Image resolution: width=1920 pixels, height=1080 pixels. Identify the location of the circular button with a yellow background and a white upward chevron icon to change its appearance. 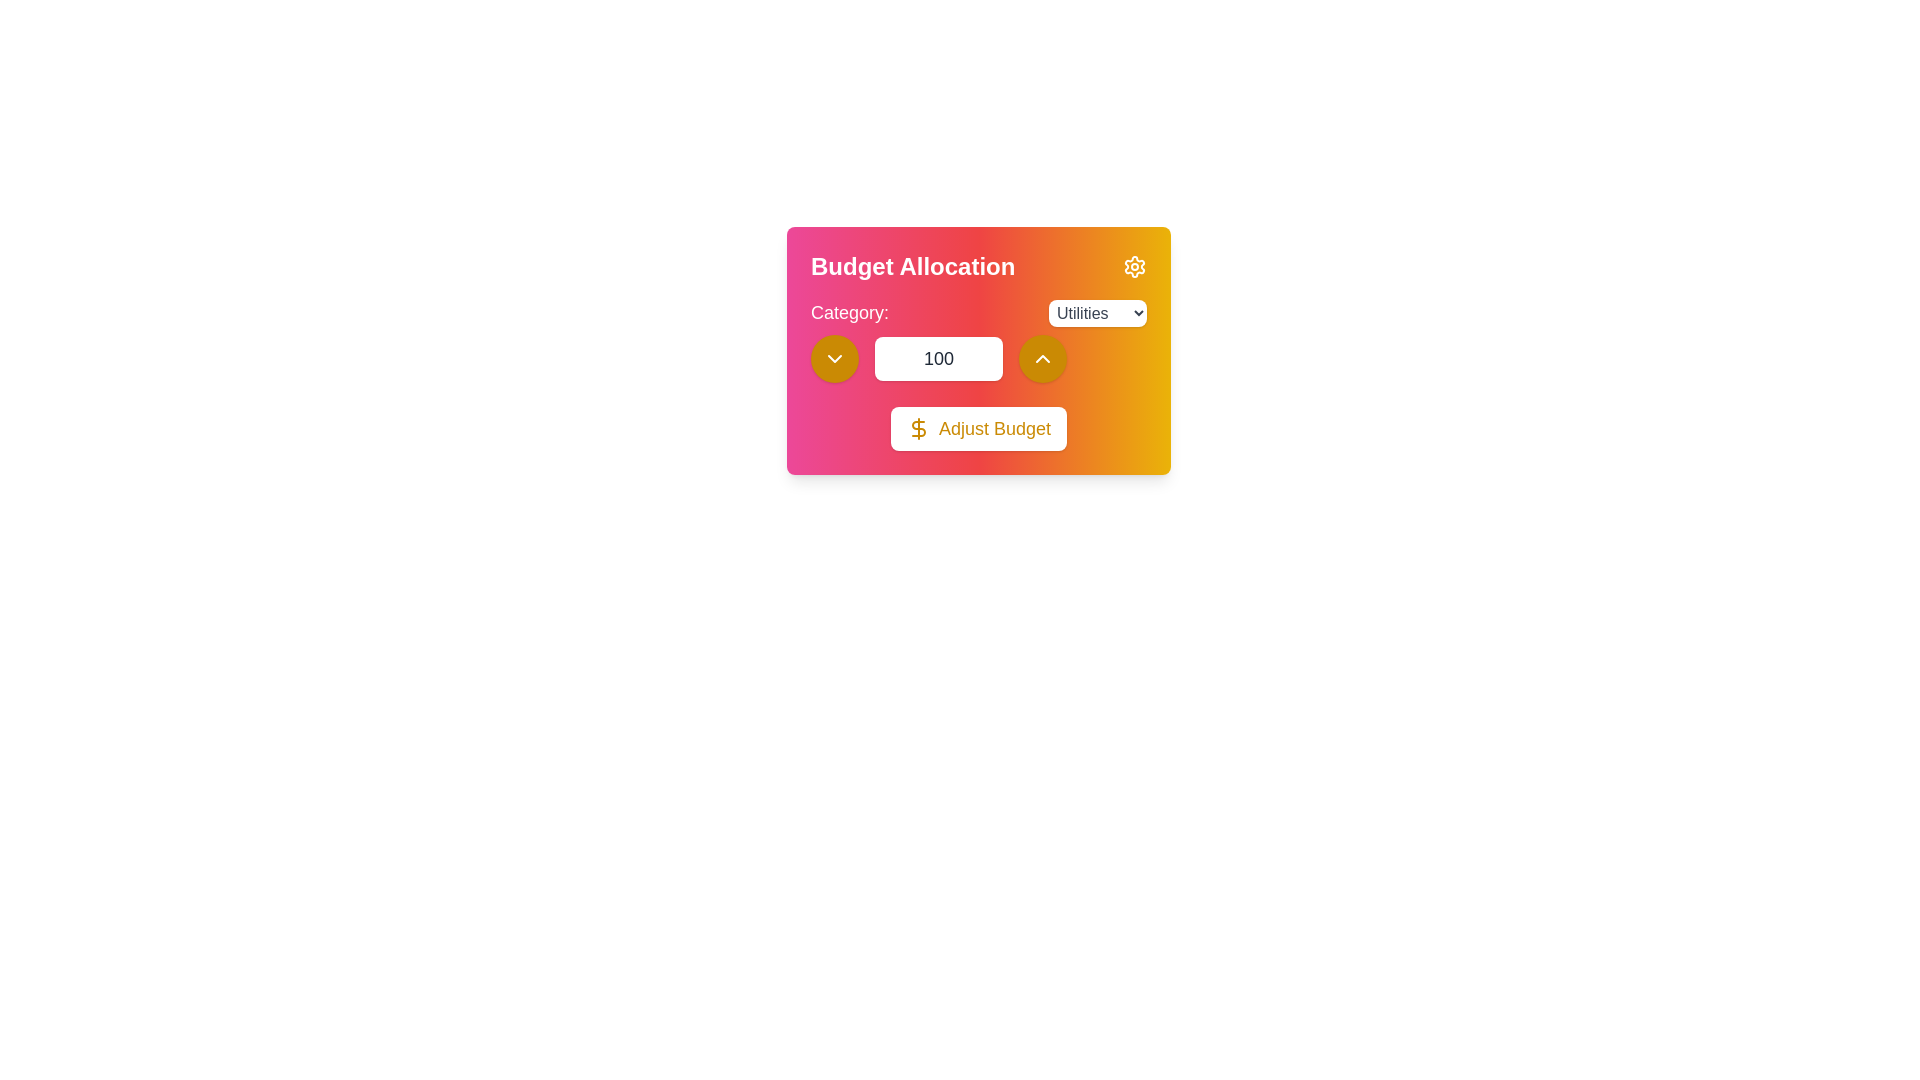
(1041, 357).